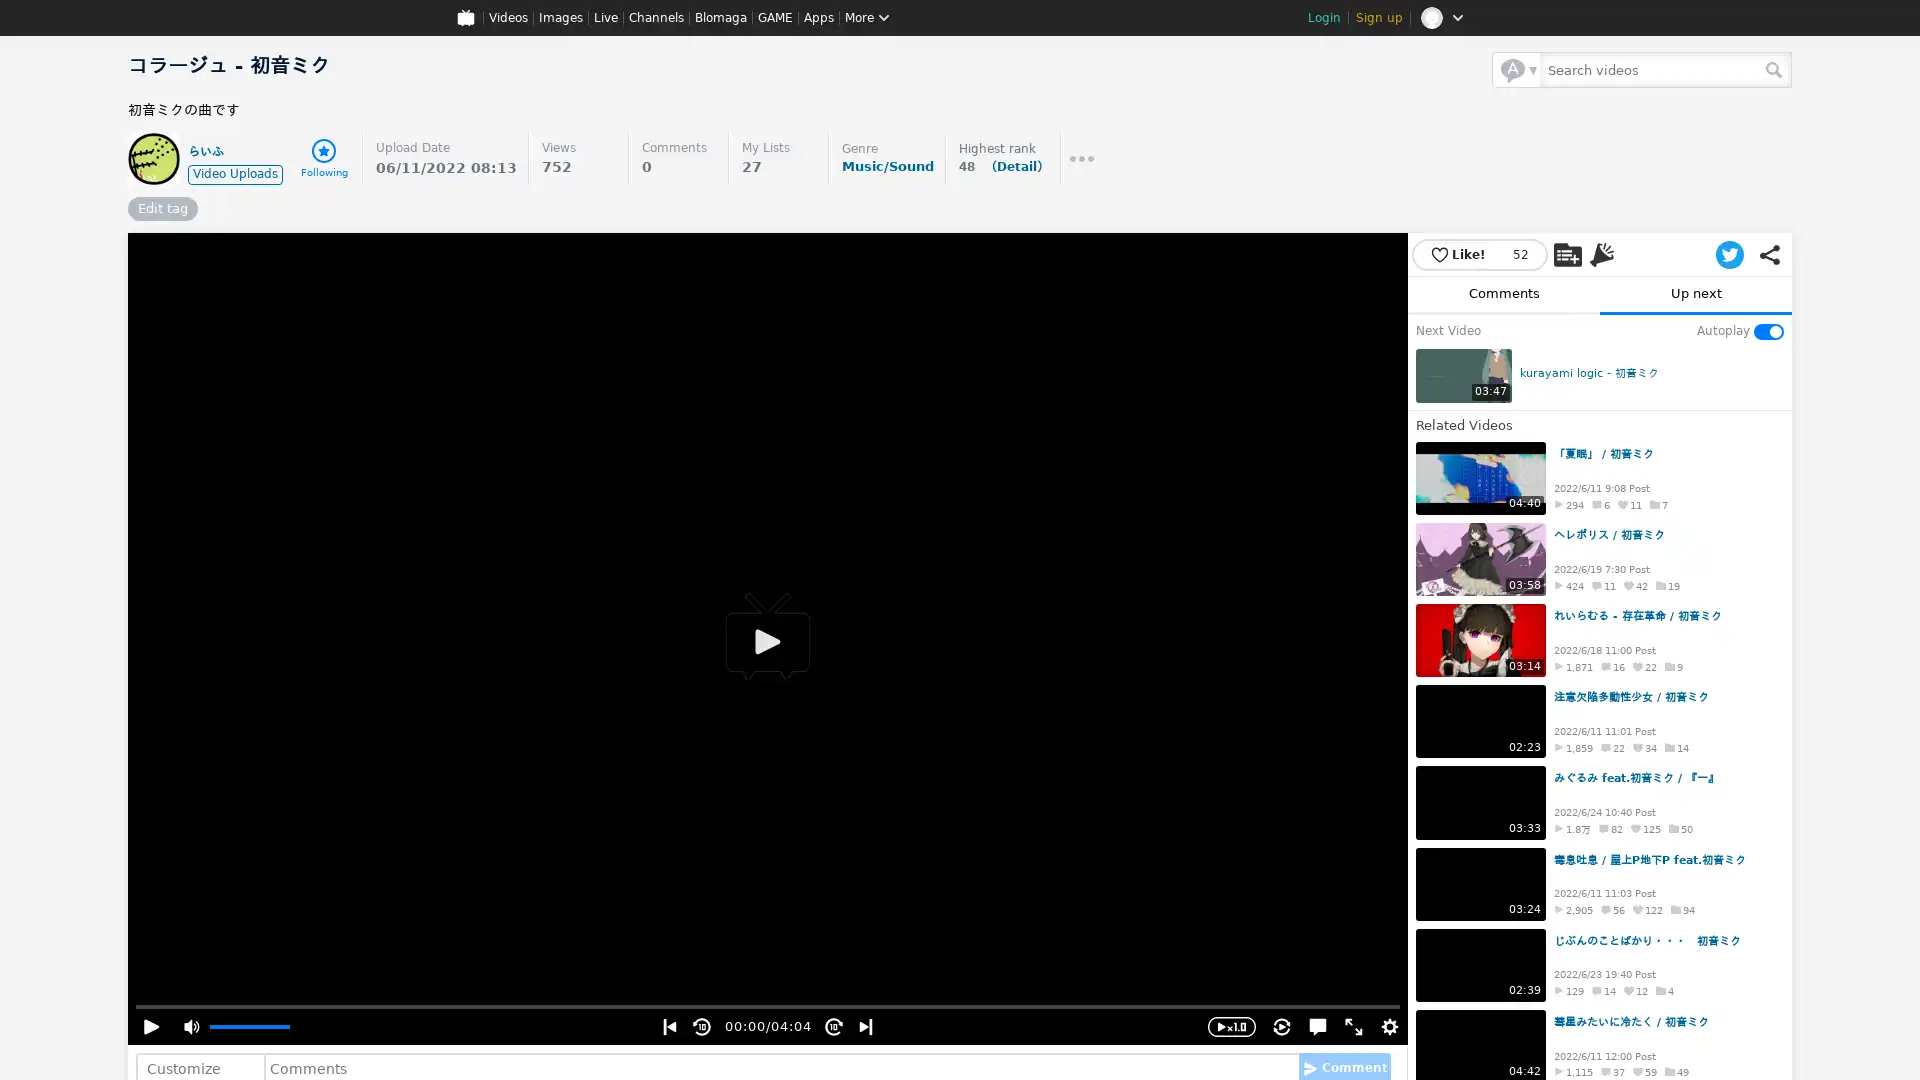  I want to click on Advertise with Niconi Ads, so click(1602, 253).